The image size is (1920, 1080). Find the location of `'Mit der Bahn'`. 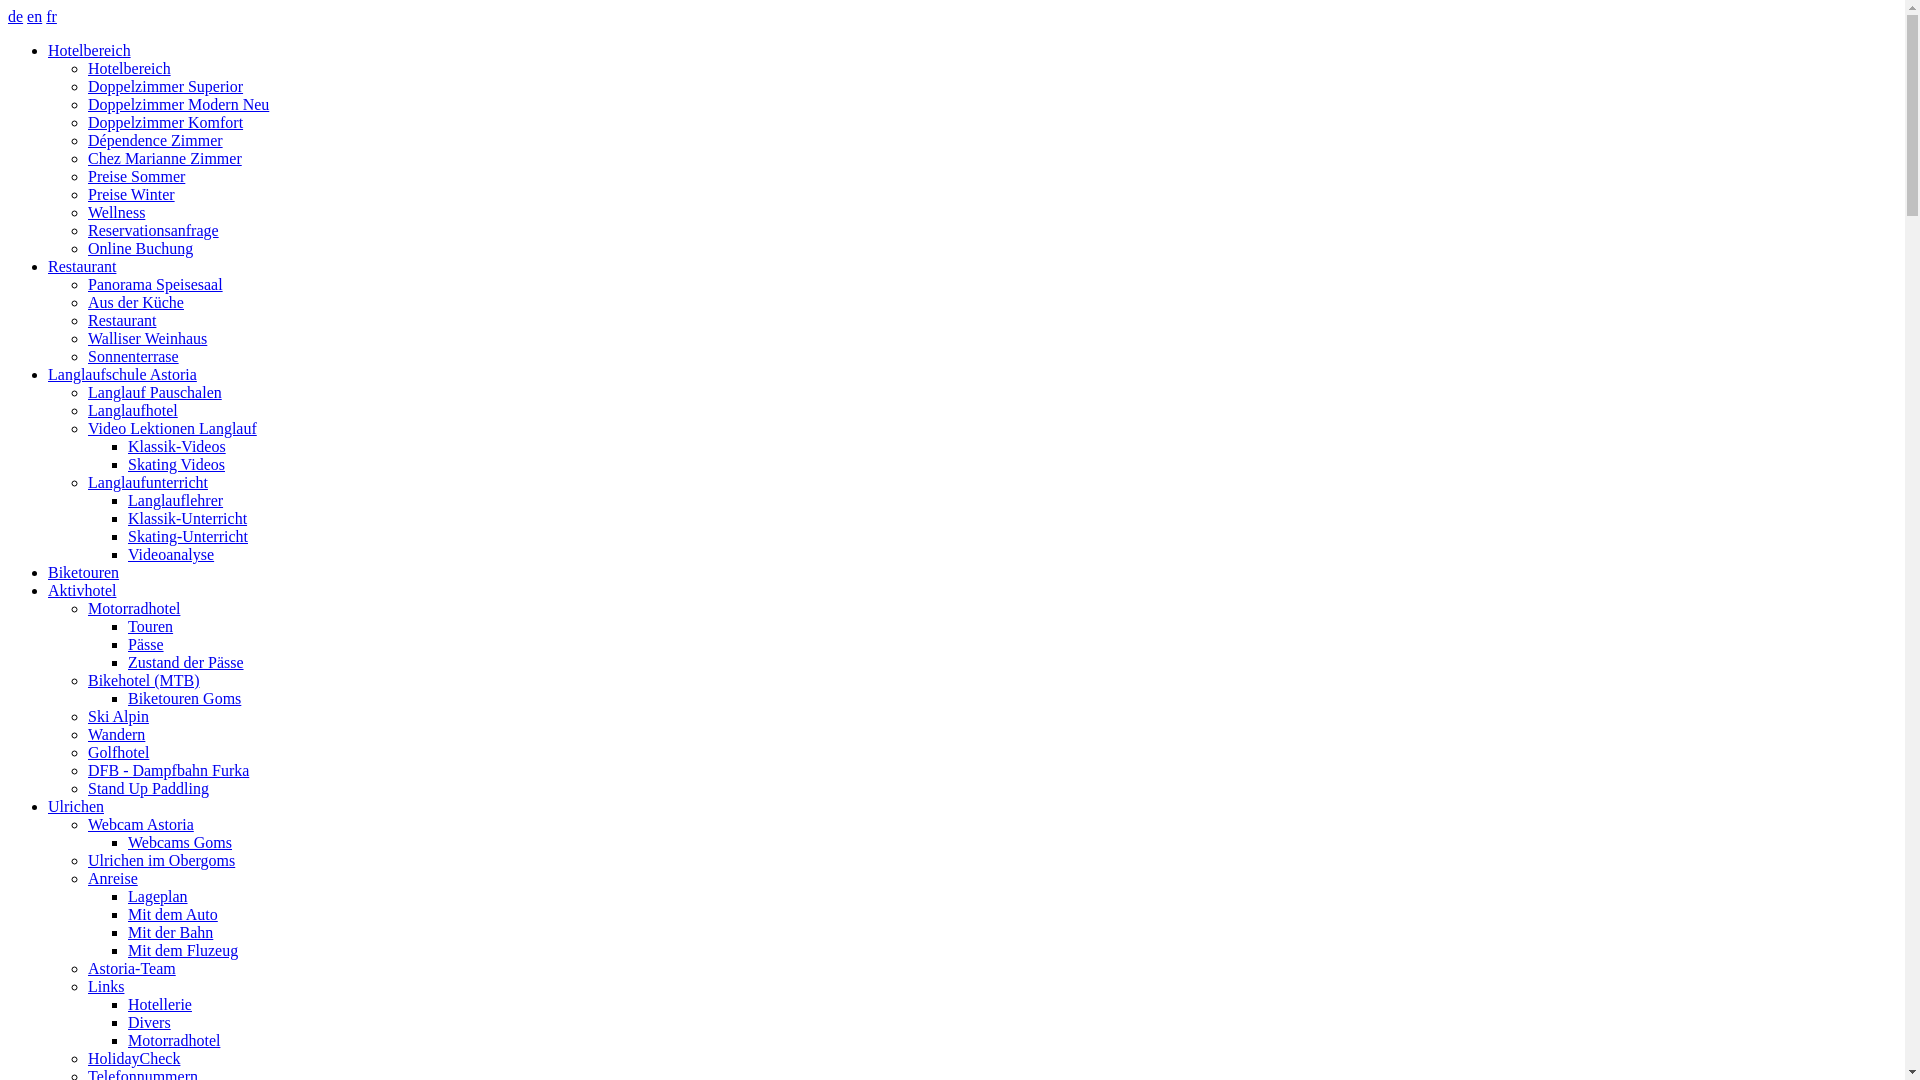

'Mit der Bahn' is located at coordinates (170, 932).